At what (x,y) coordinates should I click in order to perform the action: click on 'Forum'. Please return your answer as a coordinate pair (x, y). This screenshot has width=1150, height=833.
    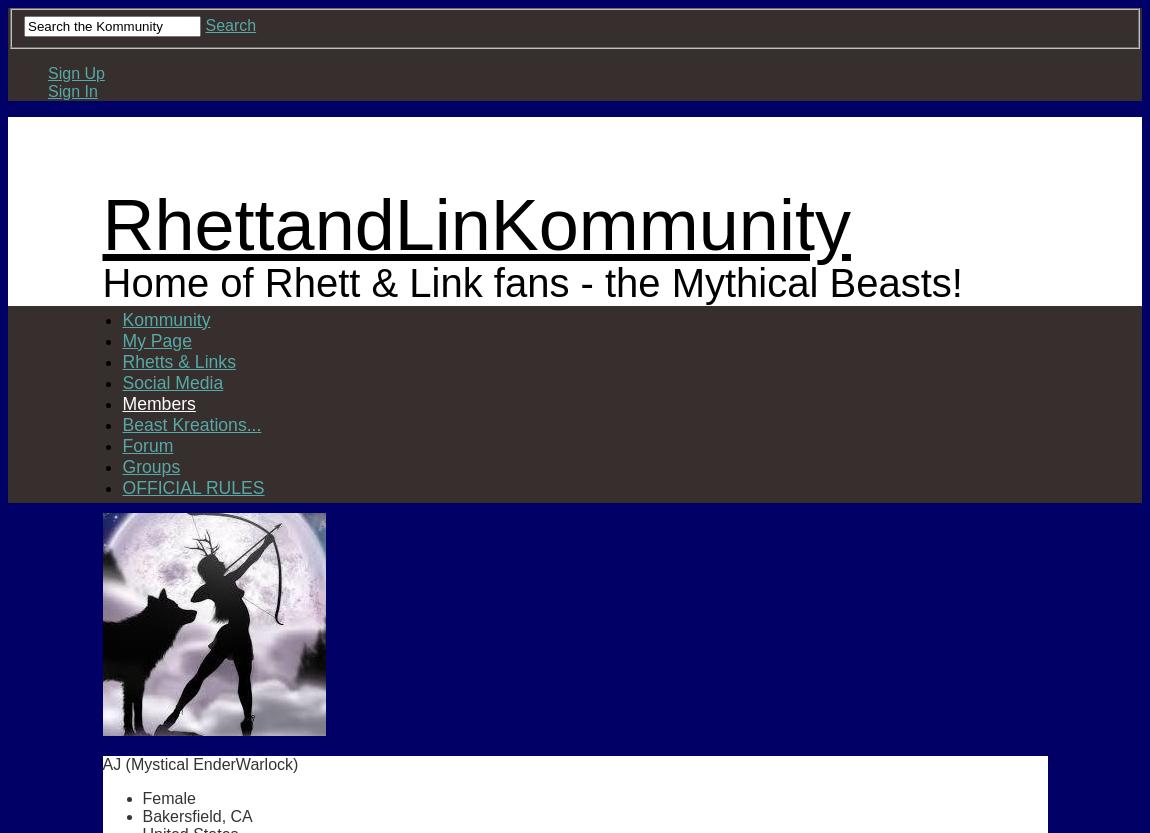
    Looking at the image, I should click on (146, 443).